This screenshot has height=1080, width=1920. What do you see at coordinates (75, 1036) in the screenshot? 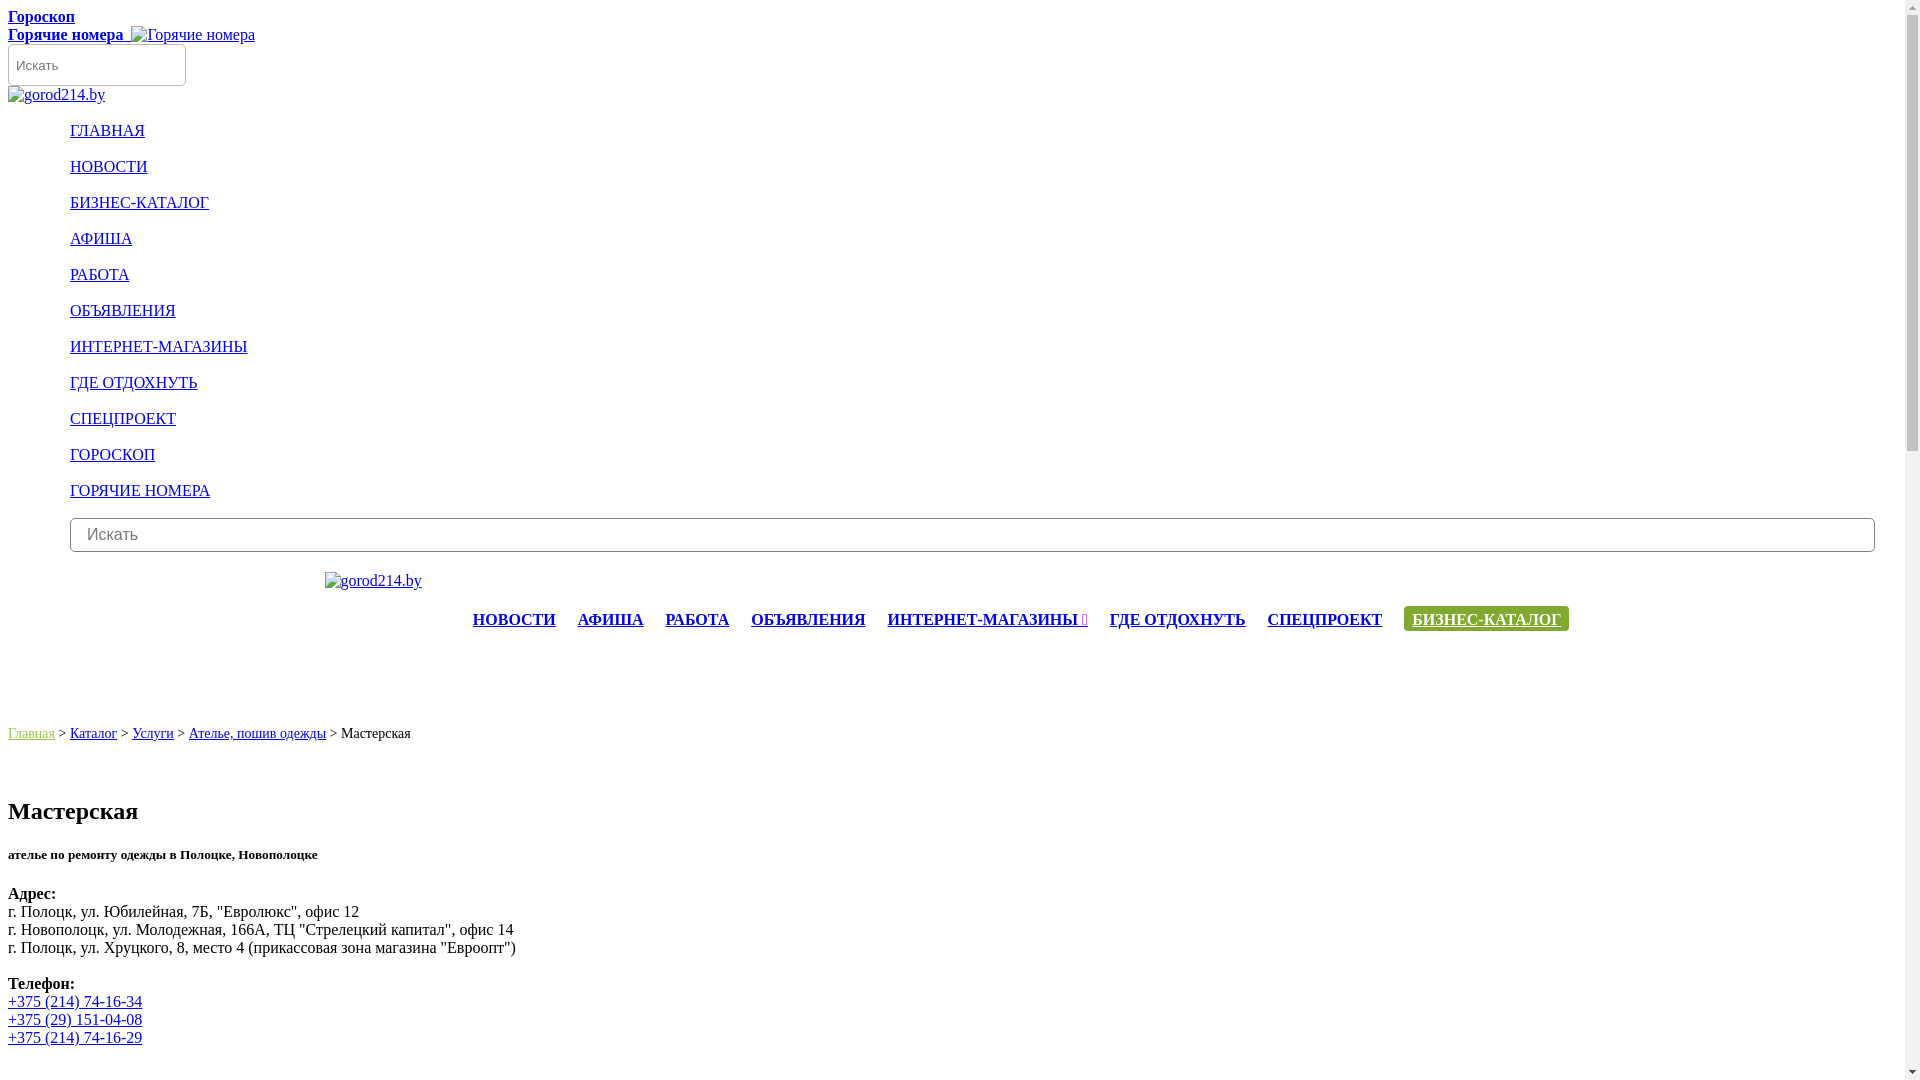
I see `'+375 (214) 74-16-29'` at bounding box center [75, 1036].